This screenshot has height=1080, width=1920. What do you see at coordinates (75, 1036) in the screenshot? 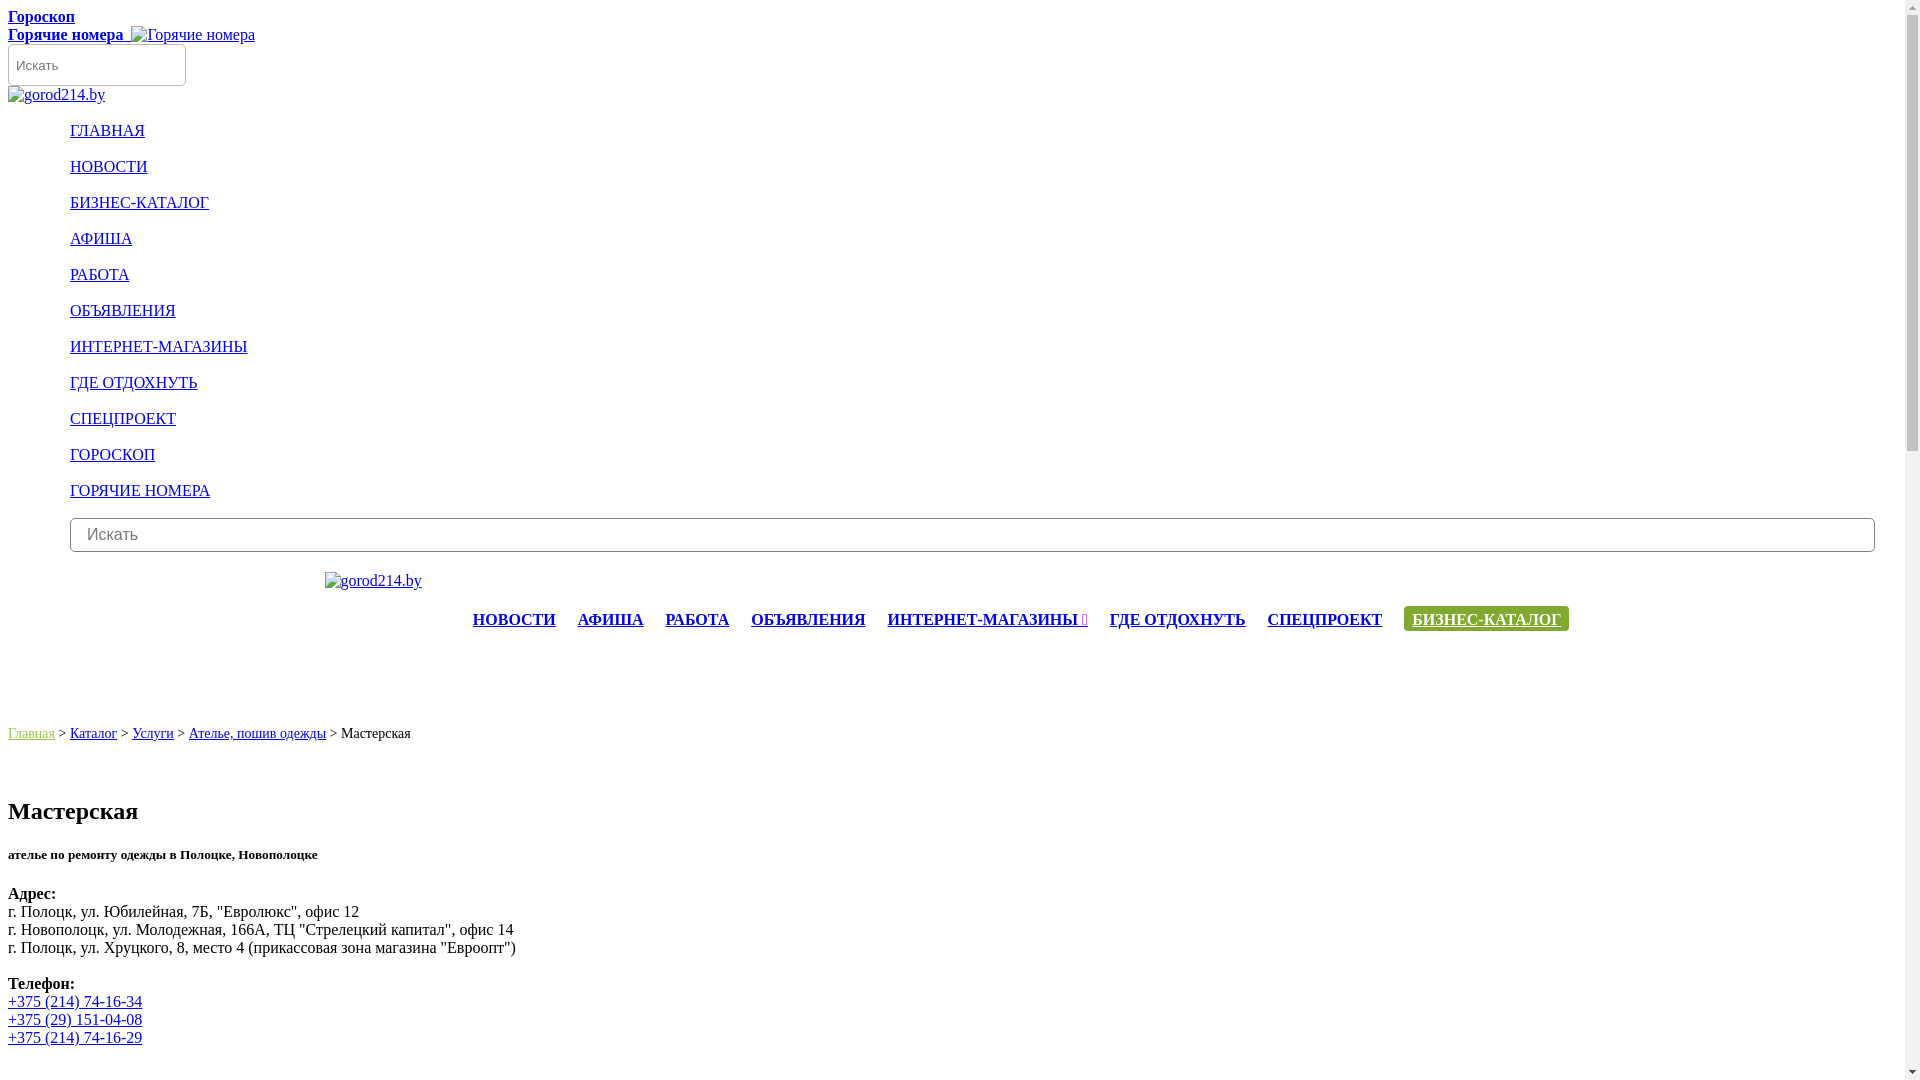
I see `'+375 (214) 74-16-29'` at bounding box center [75, 1036].